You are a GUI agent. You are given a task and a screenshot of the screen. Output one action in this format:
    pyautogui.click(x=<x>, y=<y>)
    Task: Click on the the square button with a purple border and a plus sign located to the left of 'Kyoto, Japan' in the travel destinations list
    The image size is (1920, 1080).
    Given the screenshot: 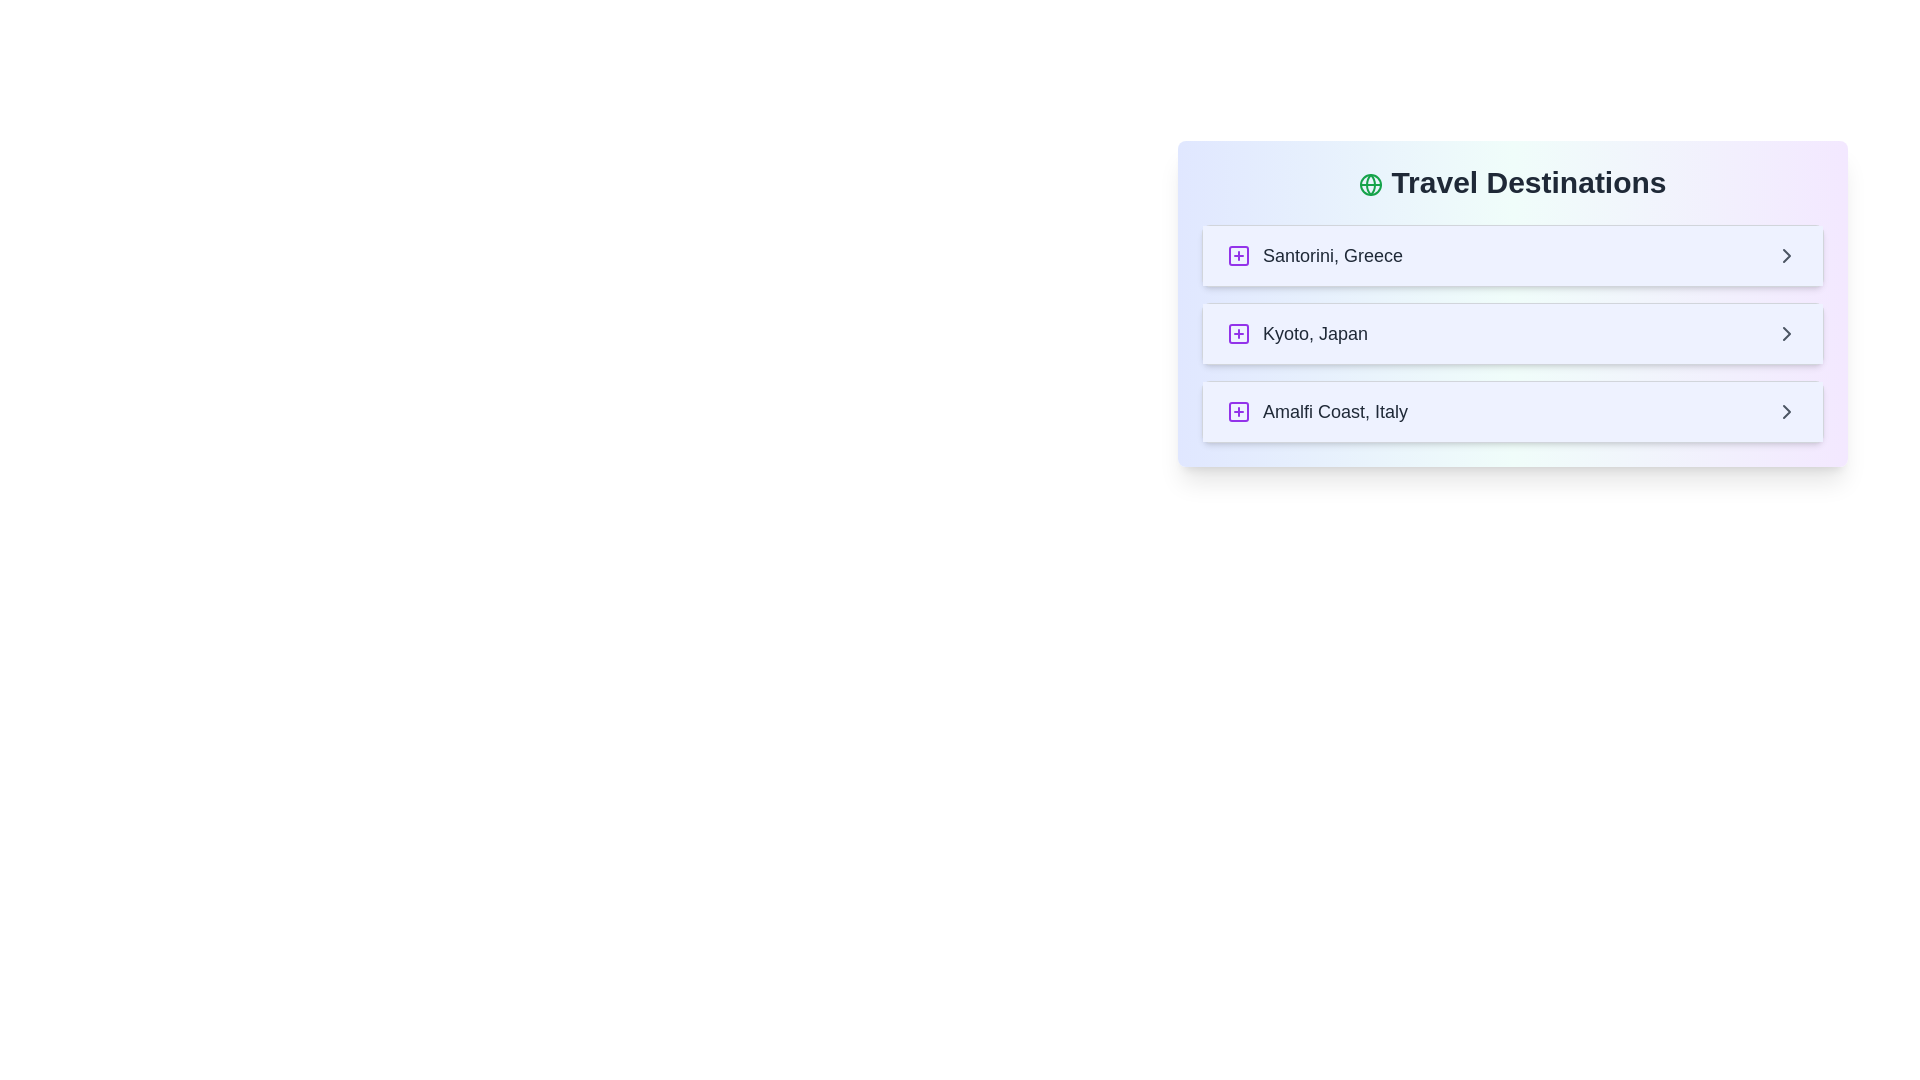 What is the action you would take?
    pyautogui.click(x=1237, y=333)
    